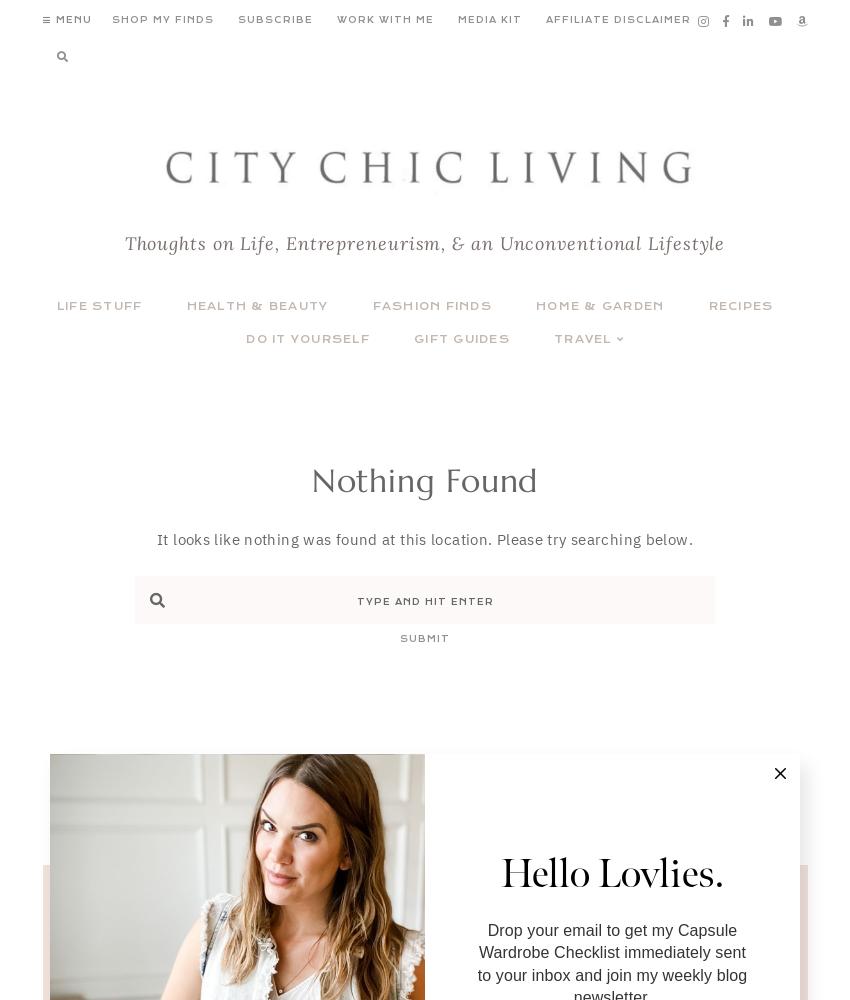  I want to click on 'Travel', so click(582, 338).